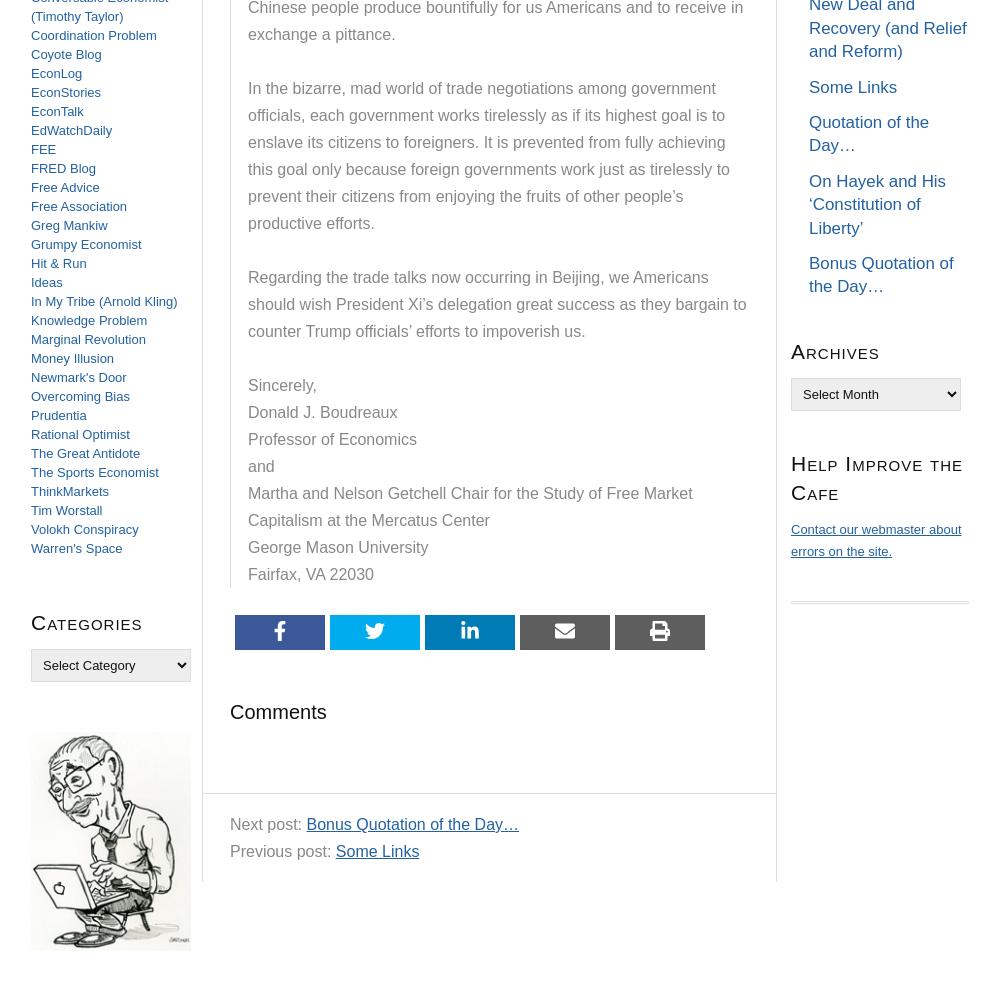 Image resolution: width=1000 pixels, height=992 pixels. Describe the element at coordinates (84, 452) in the screenshot. I see `'The Great Antidote'` at that location.